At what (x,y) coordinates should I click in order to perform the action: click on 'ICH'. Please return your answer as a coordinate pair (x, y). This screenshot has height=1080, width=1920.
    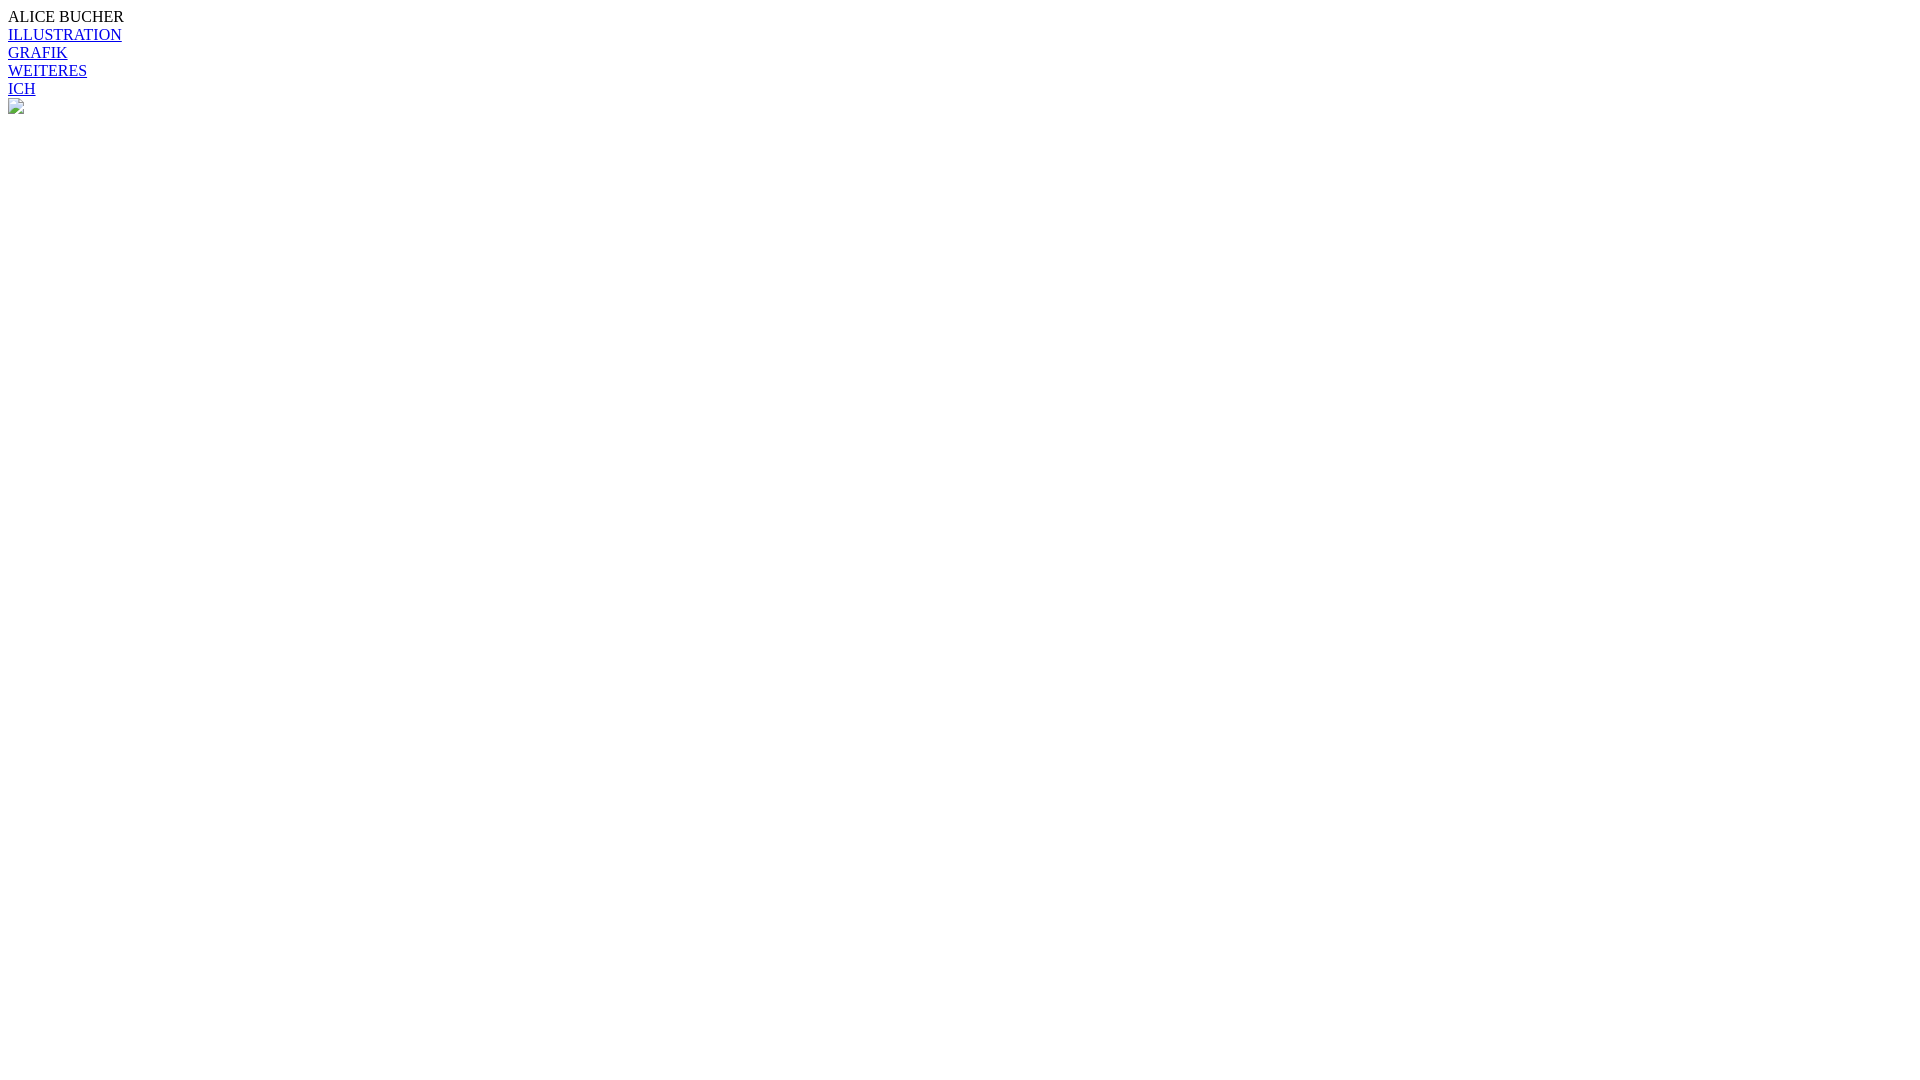
    Looking at the image, I should click on (22, 87).